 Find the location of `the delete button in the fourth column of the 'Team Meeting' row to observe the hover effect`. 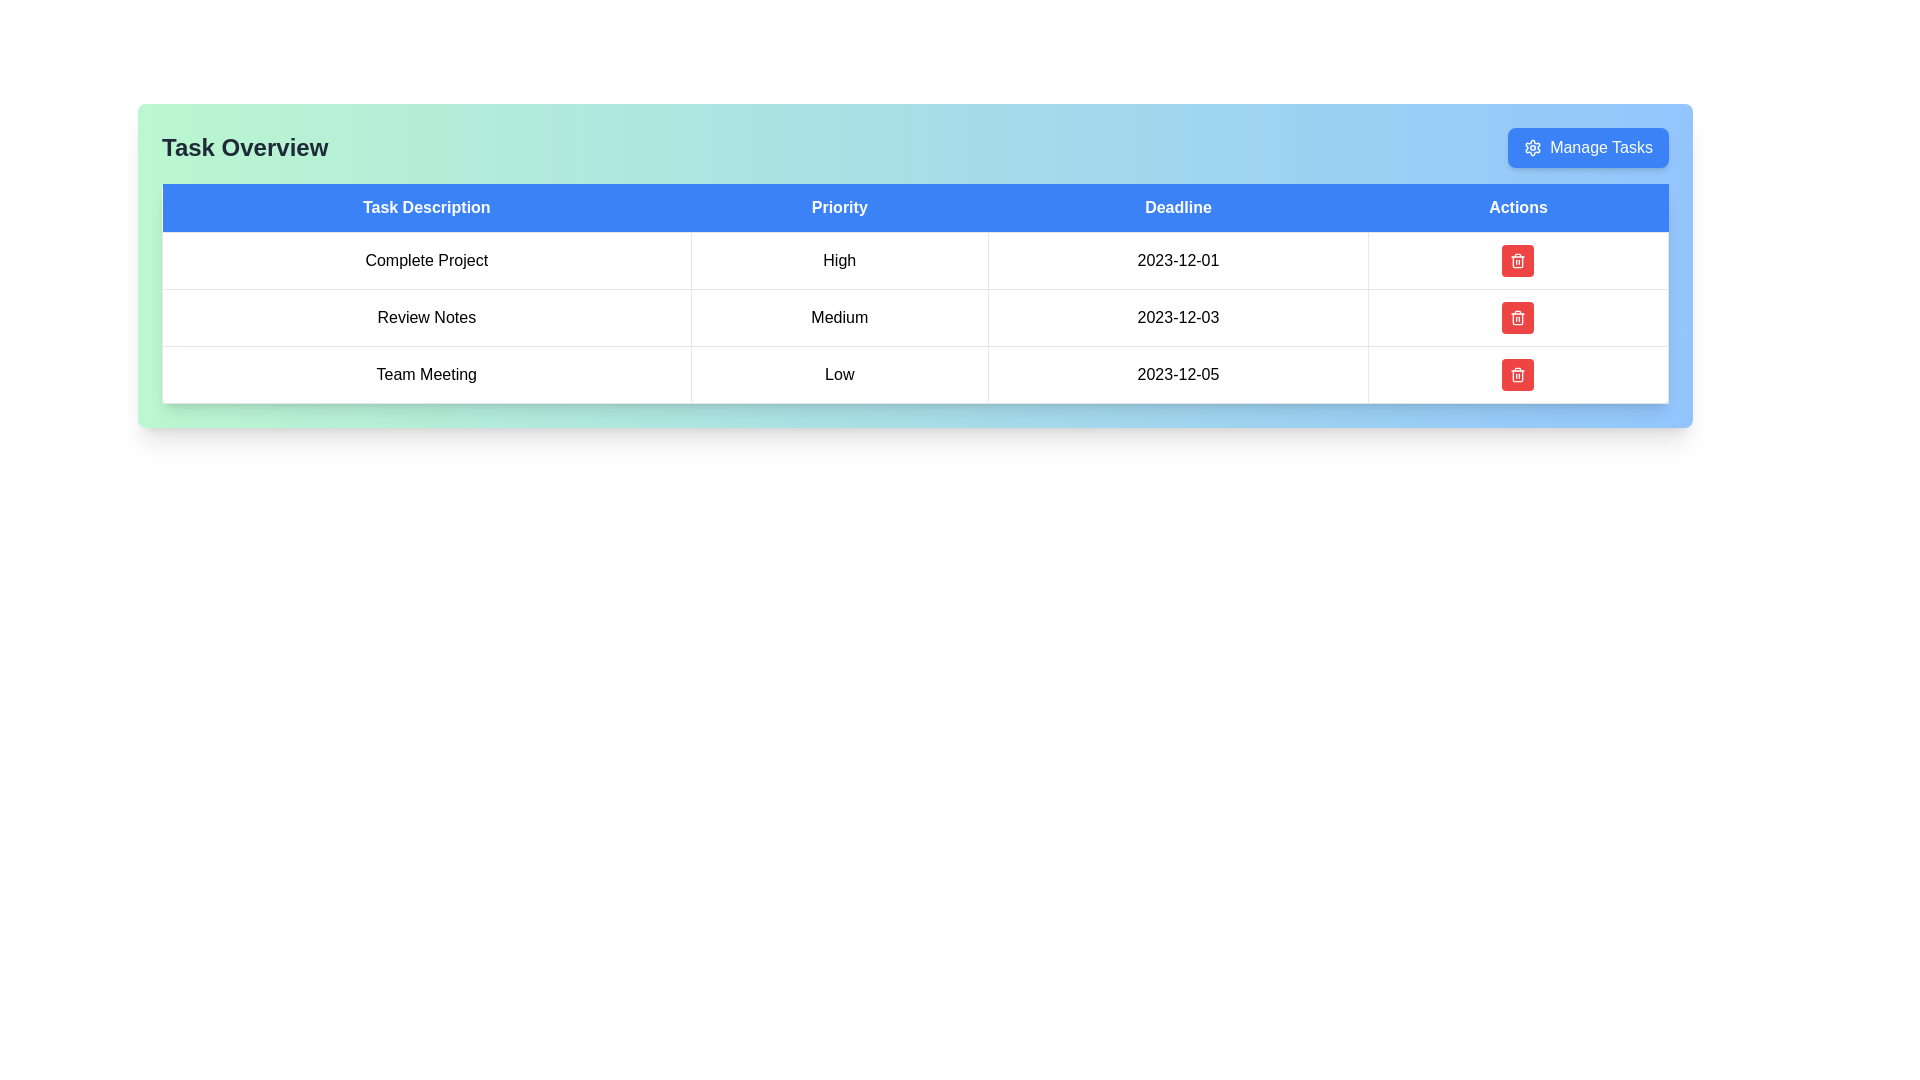

the delete button in the fourth column of the 'Team Meeting' row to observe the hover effect is located at coordinates (1518, 374).